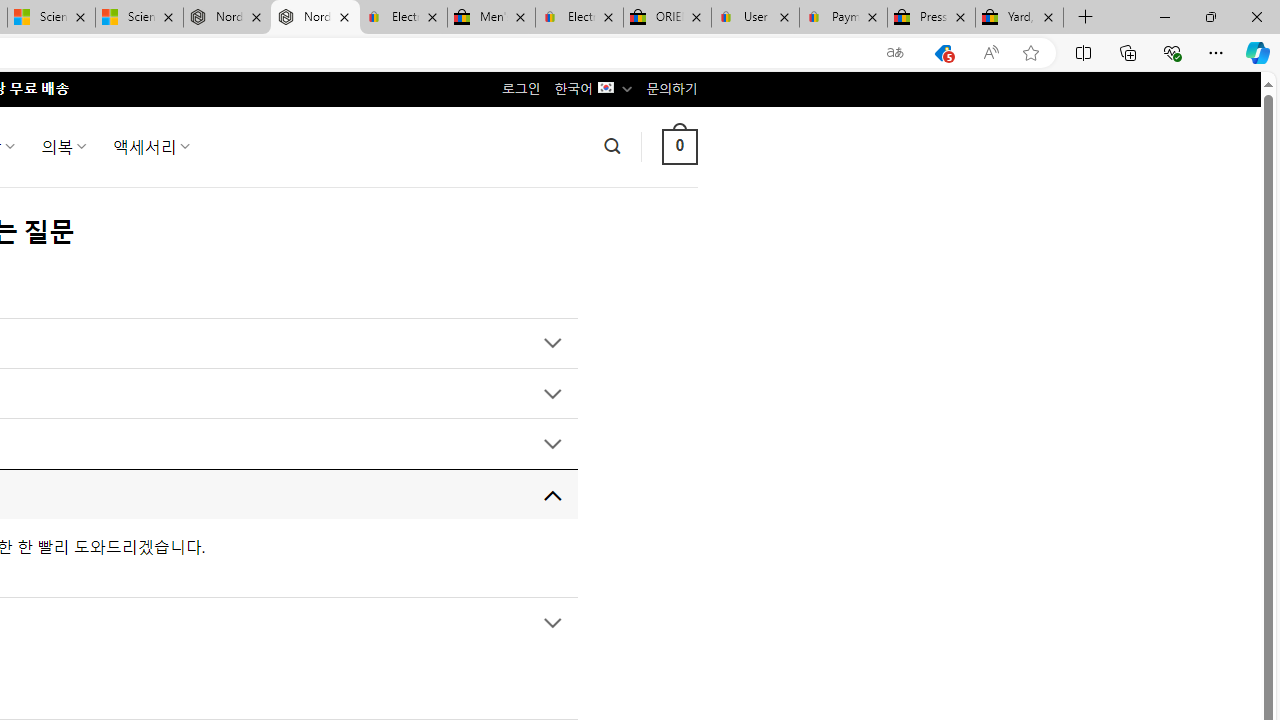  What do you see at coordinates (679, 145) in the screenshot?
I see `' 0 '` at bounding box center [679, 145].